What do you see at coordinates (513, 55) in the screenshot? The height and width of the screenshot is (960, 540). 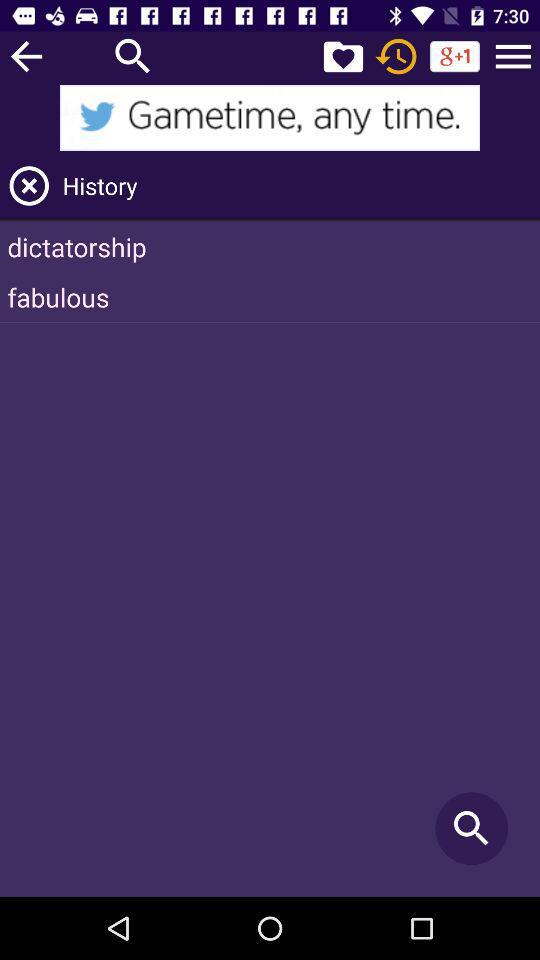 I see `icon above history item` at bounding box center [513, 55].